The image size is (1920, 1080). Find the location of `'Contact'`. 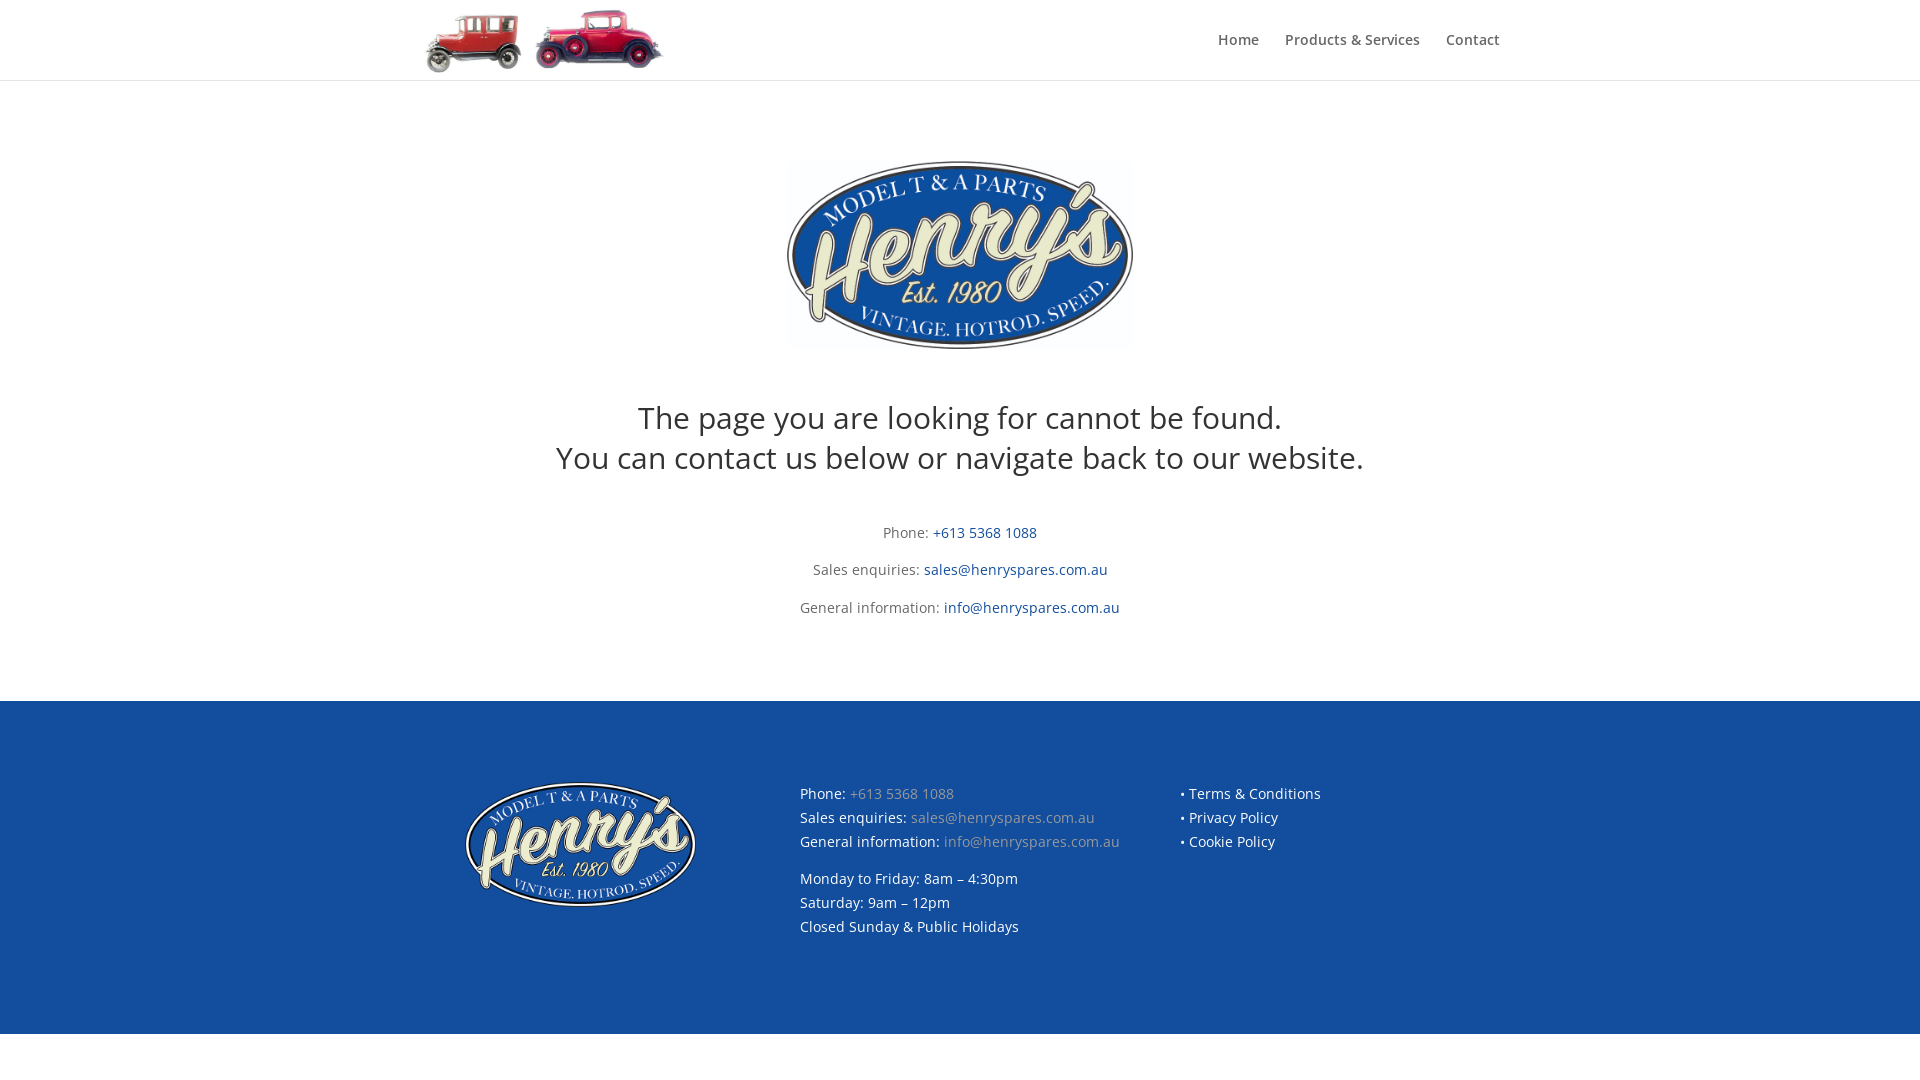

'Contact' is located at coordinates (1473, 55).